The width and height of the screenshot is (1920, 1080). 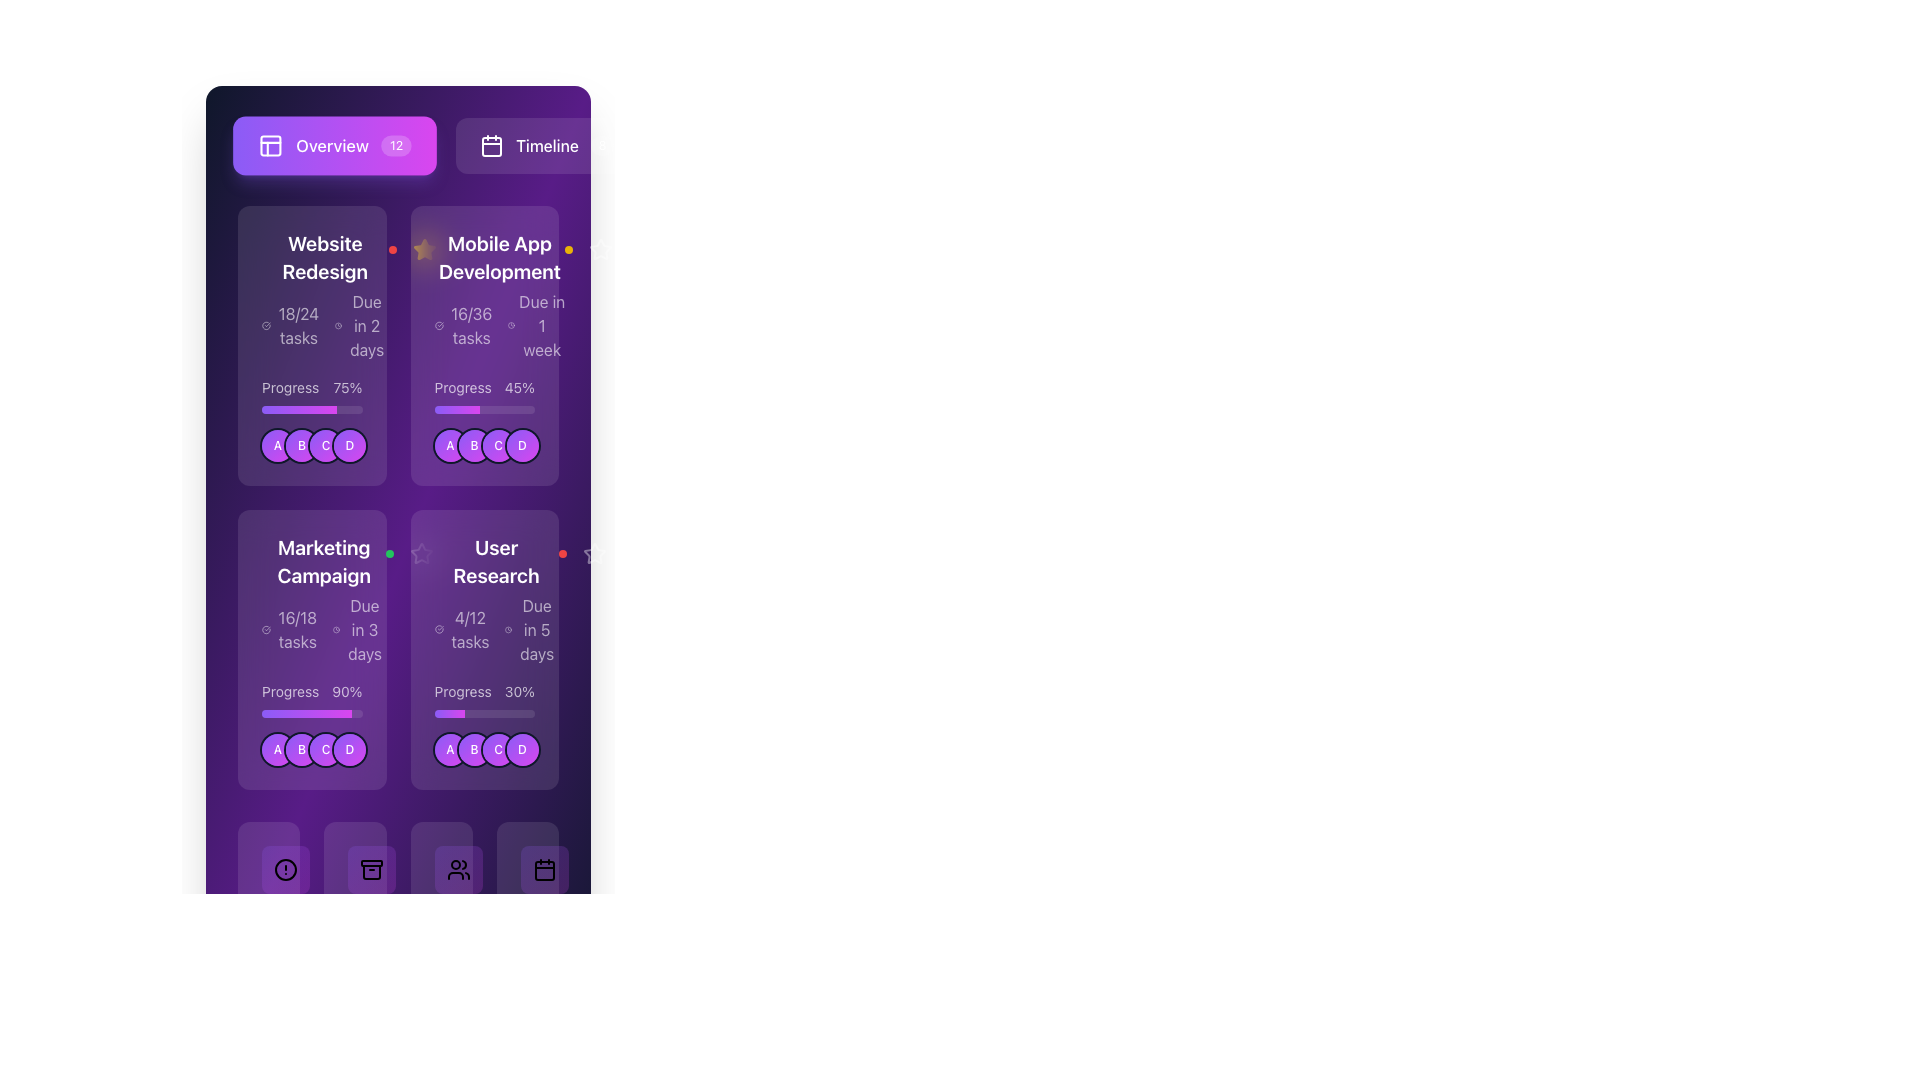 I want to click on the progress indicator for the 'Mobile App Development' card, which visually conveys task progress with a percentage and a stylized progress bar, located in the second column of the first row of the grid layout, so click(x=484, y=396).